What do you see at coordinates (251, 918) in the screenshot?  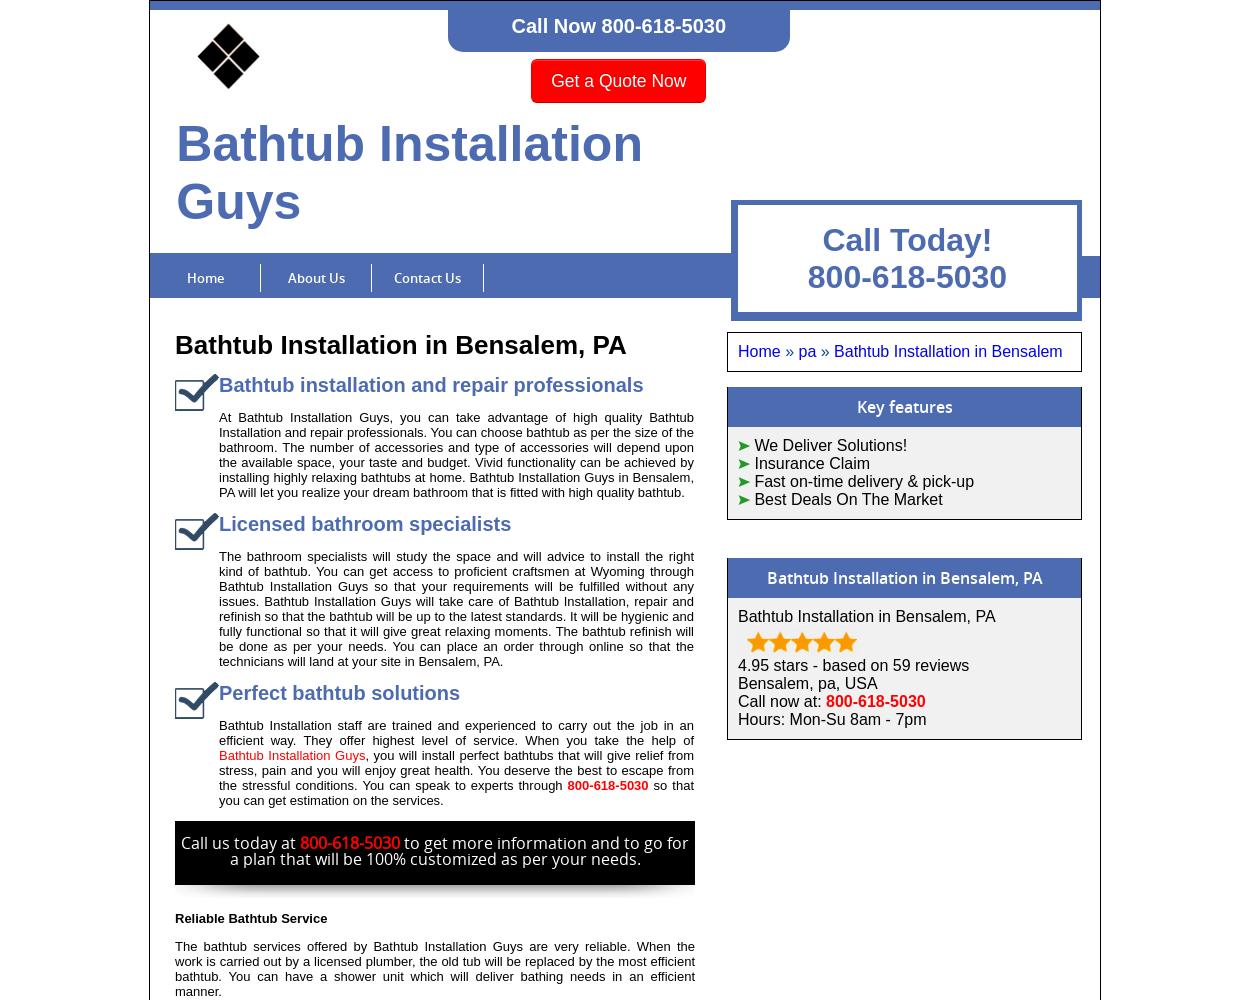 I see `'Reliable Bathtub Service'` at bounding box center [251, 918].